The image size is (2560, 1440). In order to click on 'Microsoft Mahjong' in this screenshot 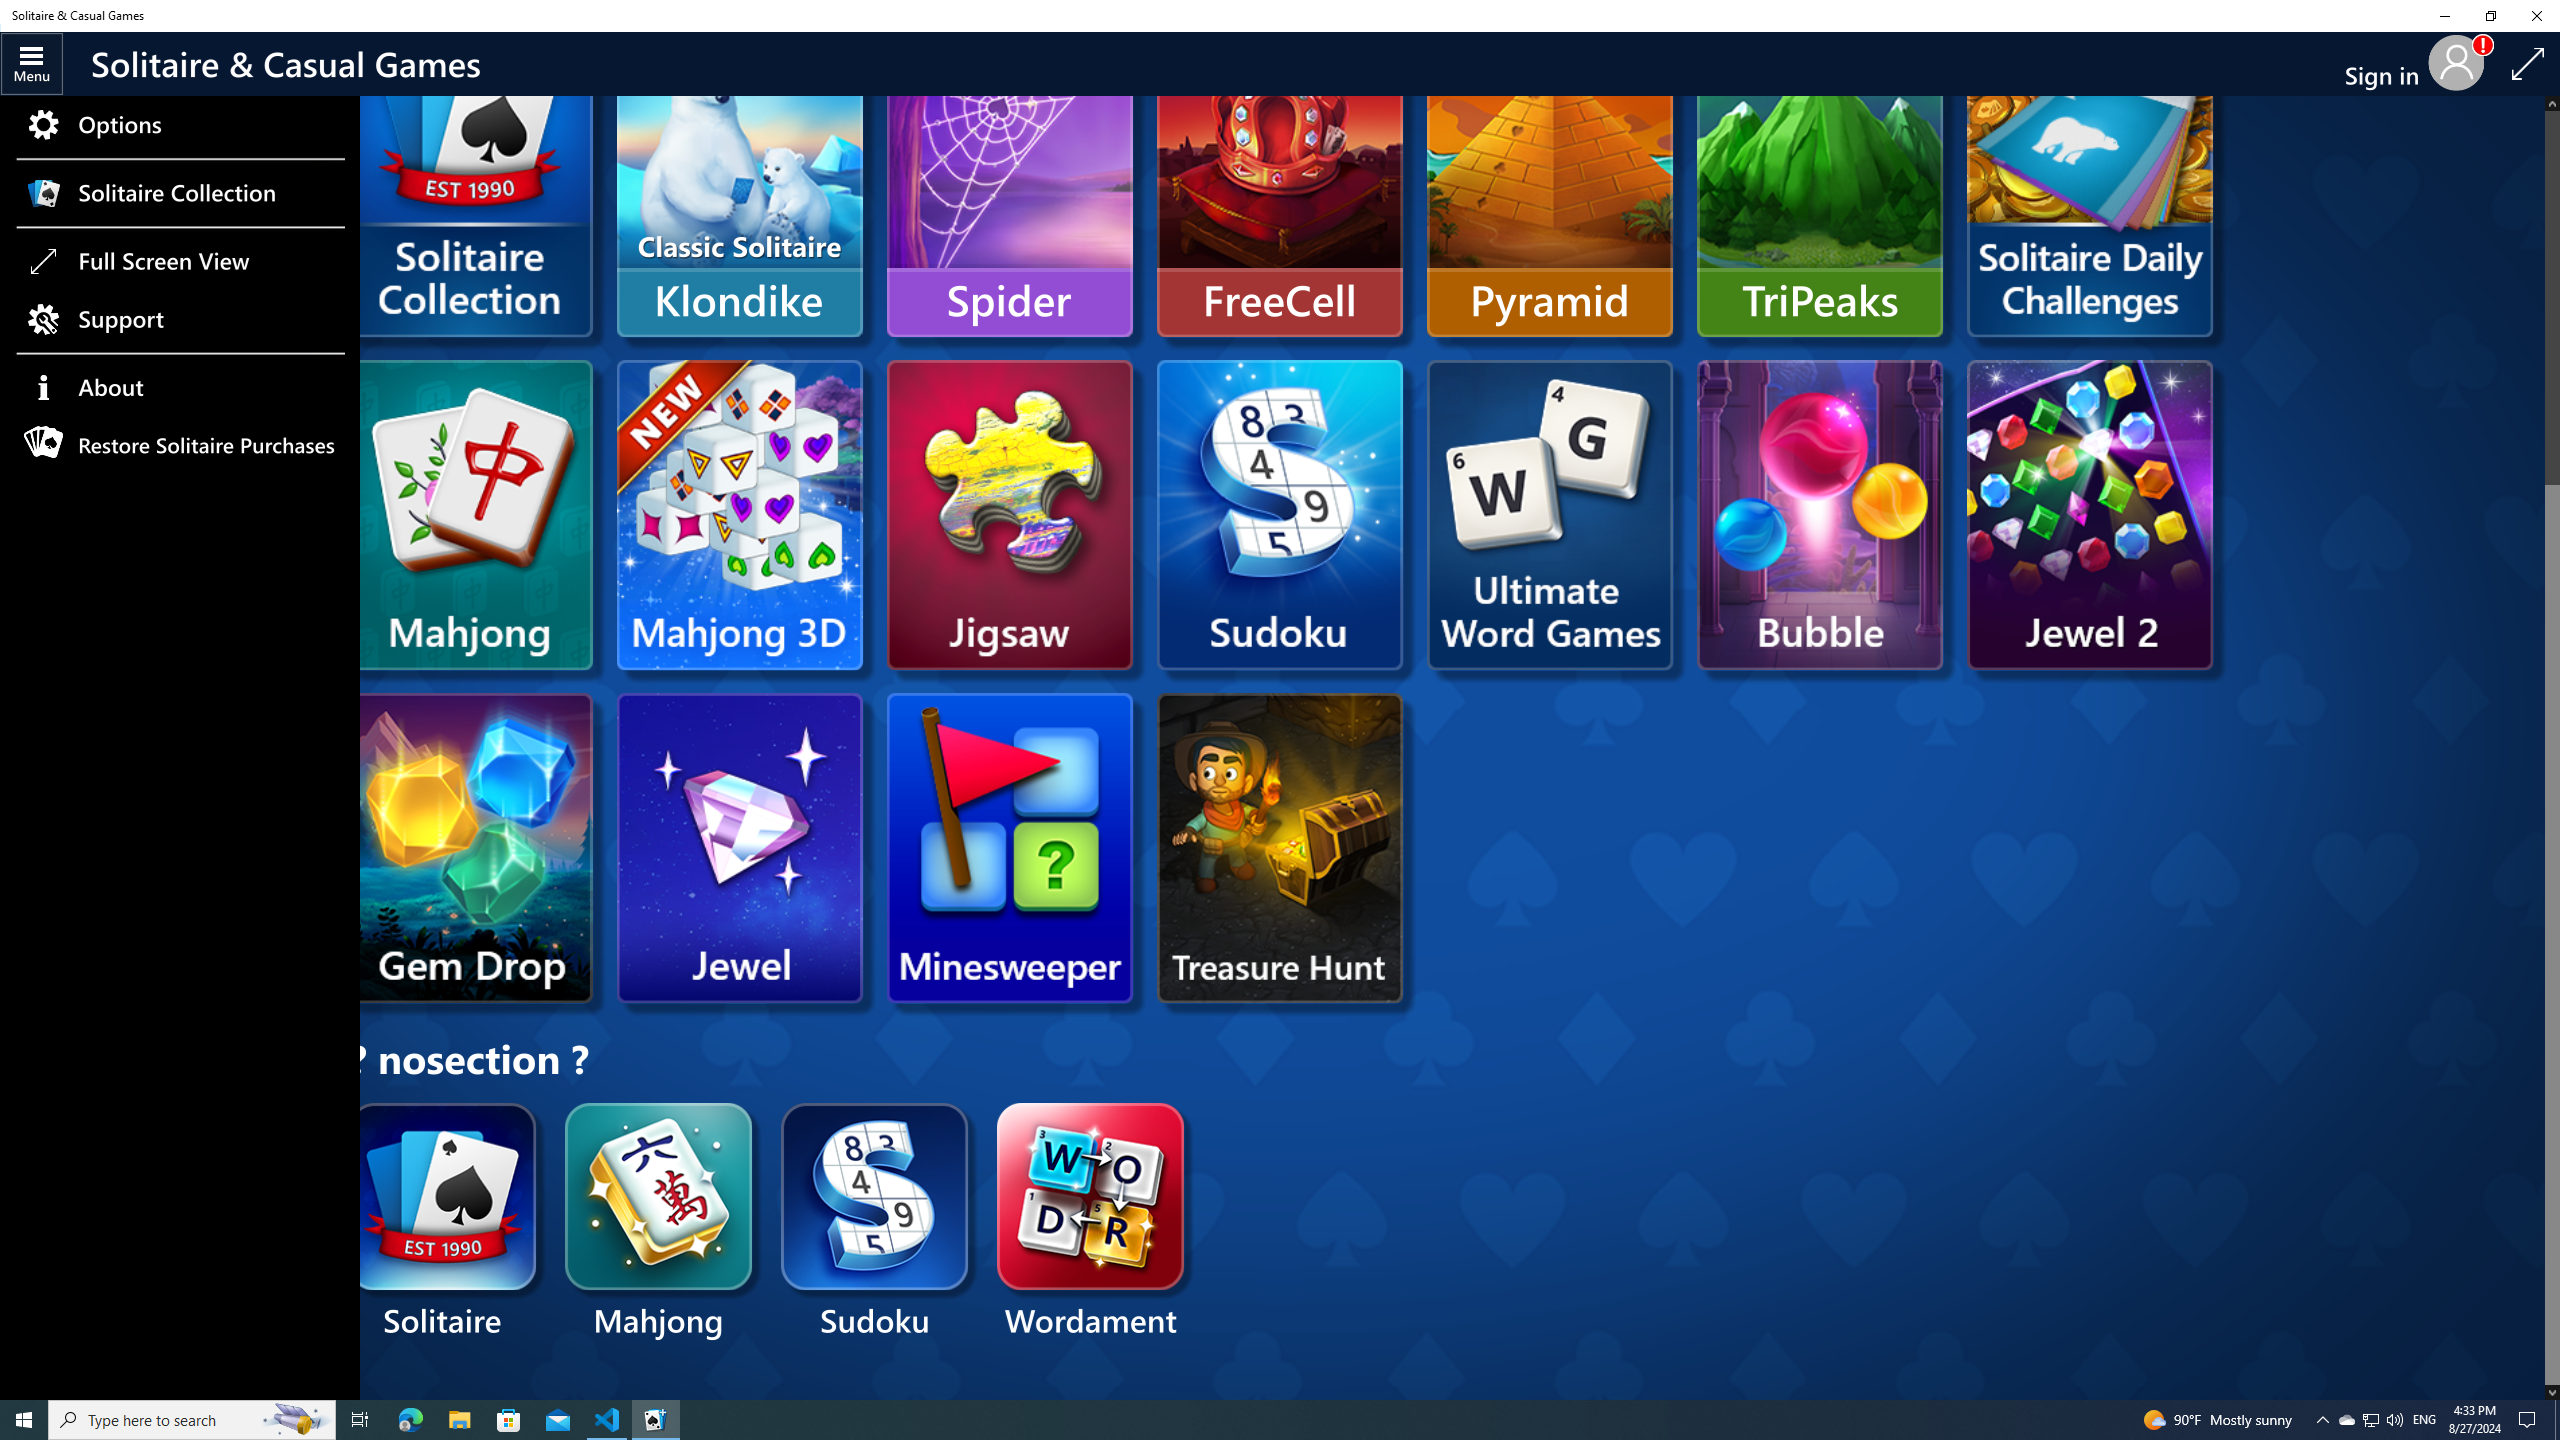, I will do `click(476, 513)`.